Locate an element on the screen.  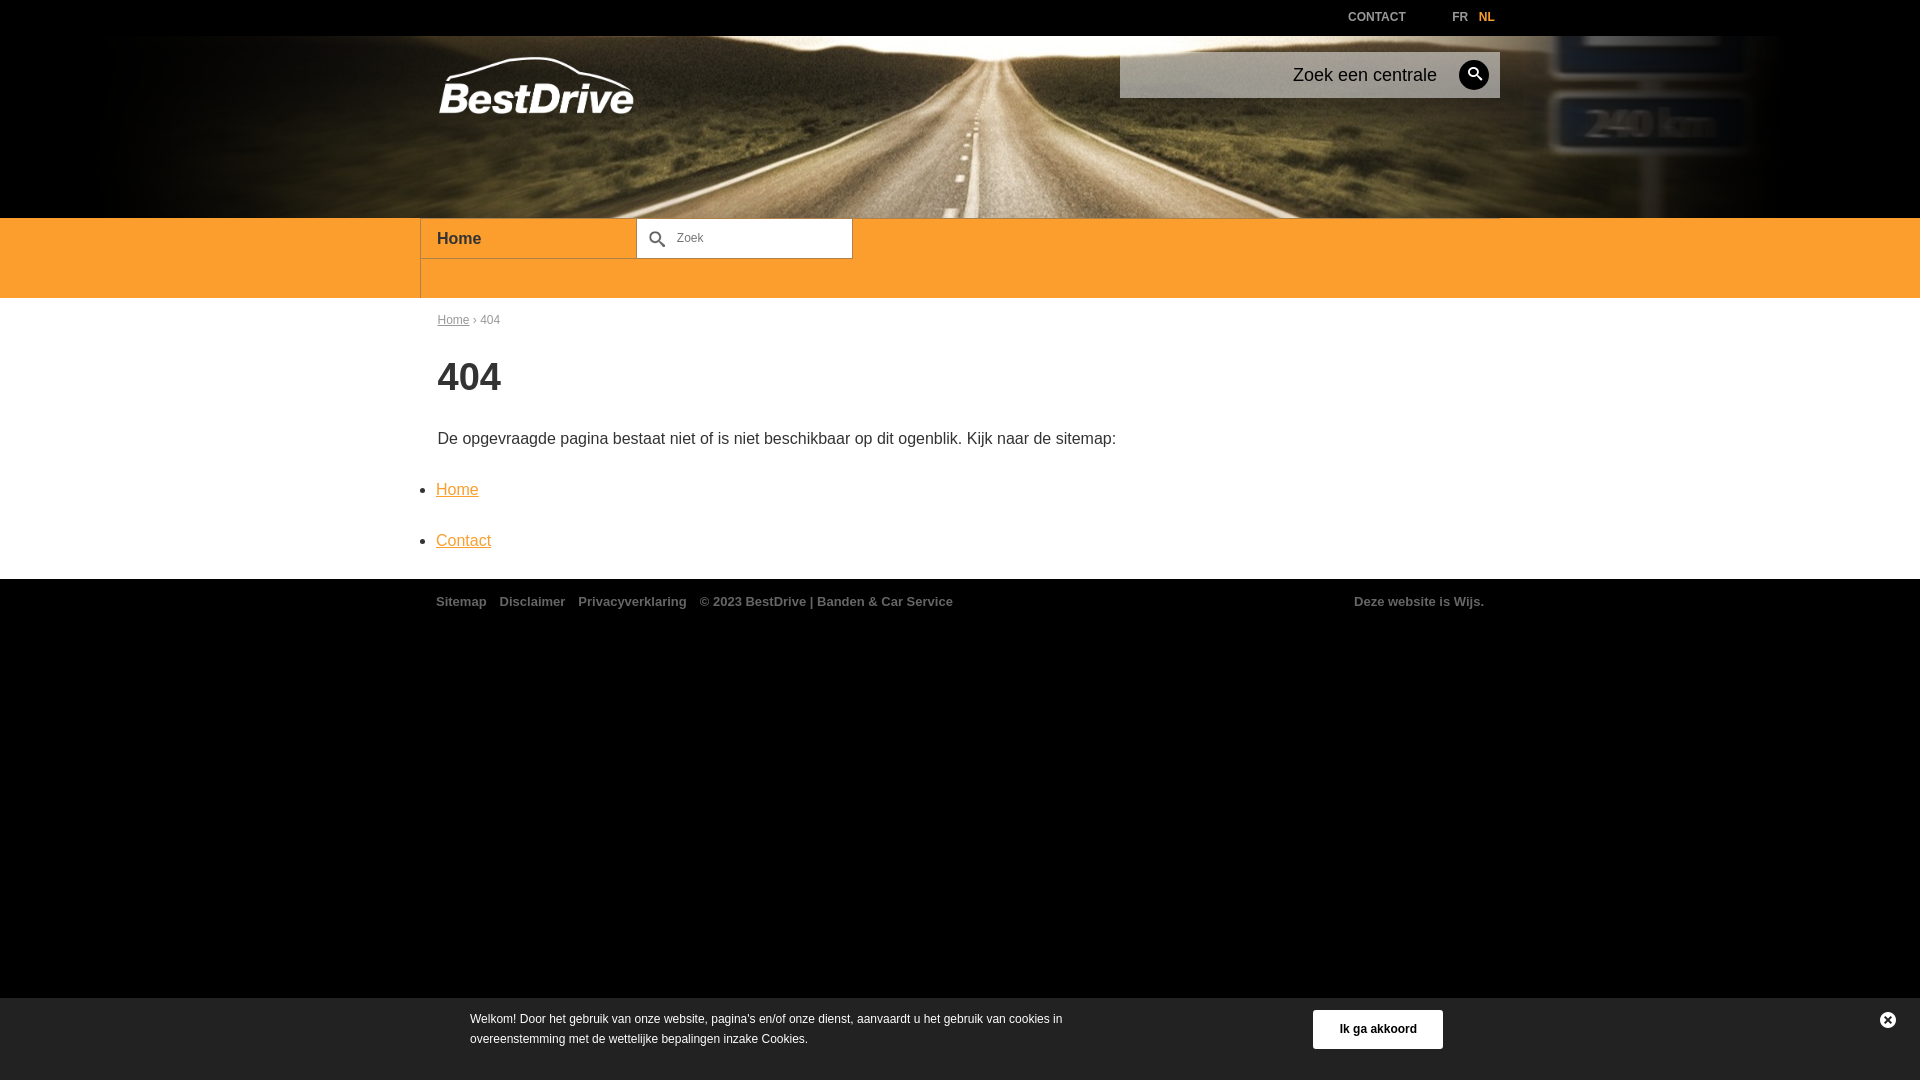
'FR' is located at coordinates (1459, 16).